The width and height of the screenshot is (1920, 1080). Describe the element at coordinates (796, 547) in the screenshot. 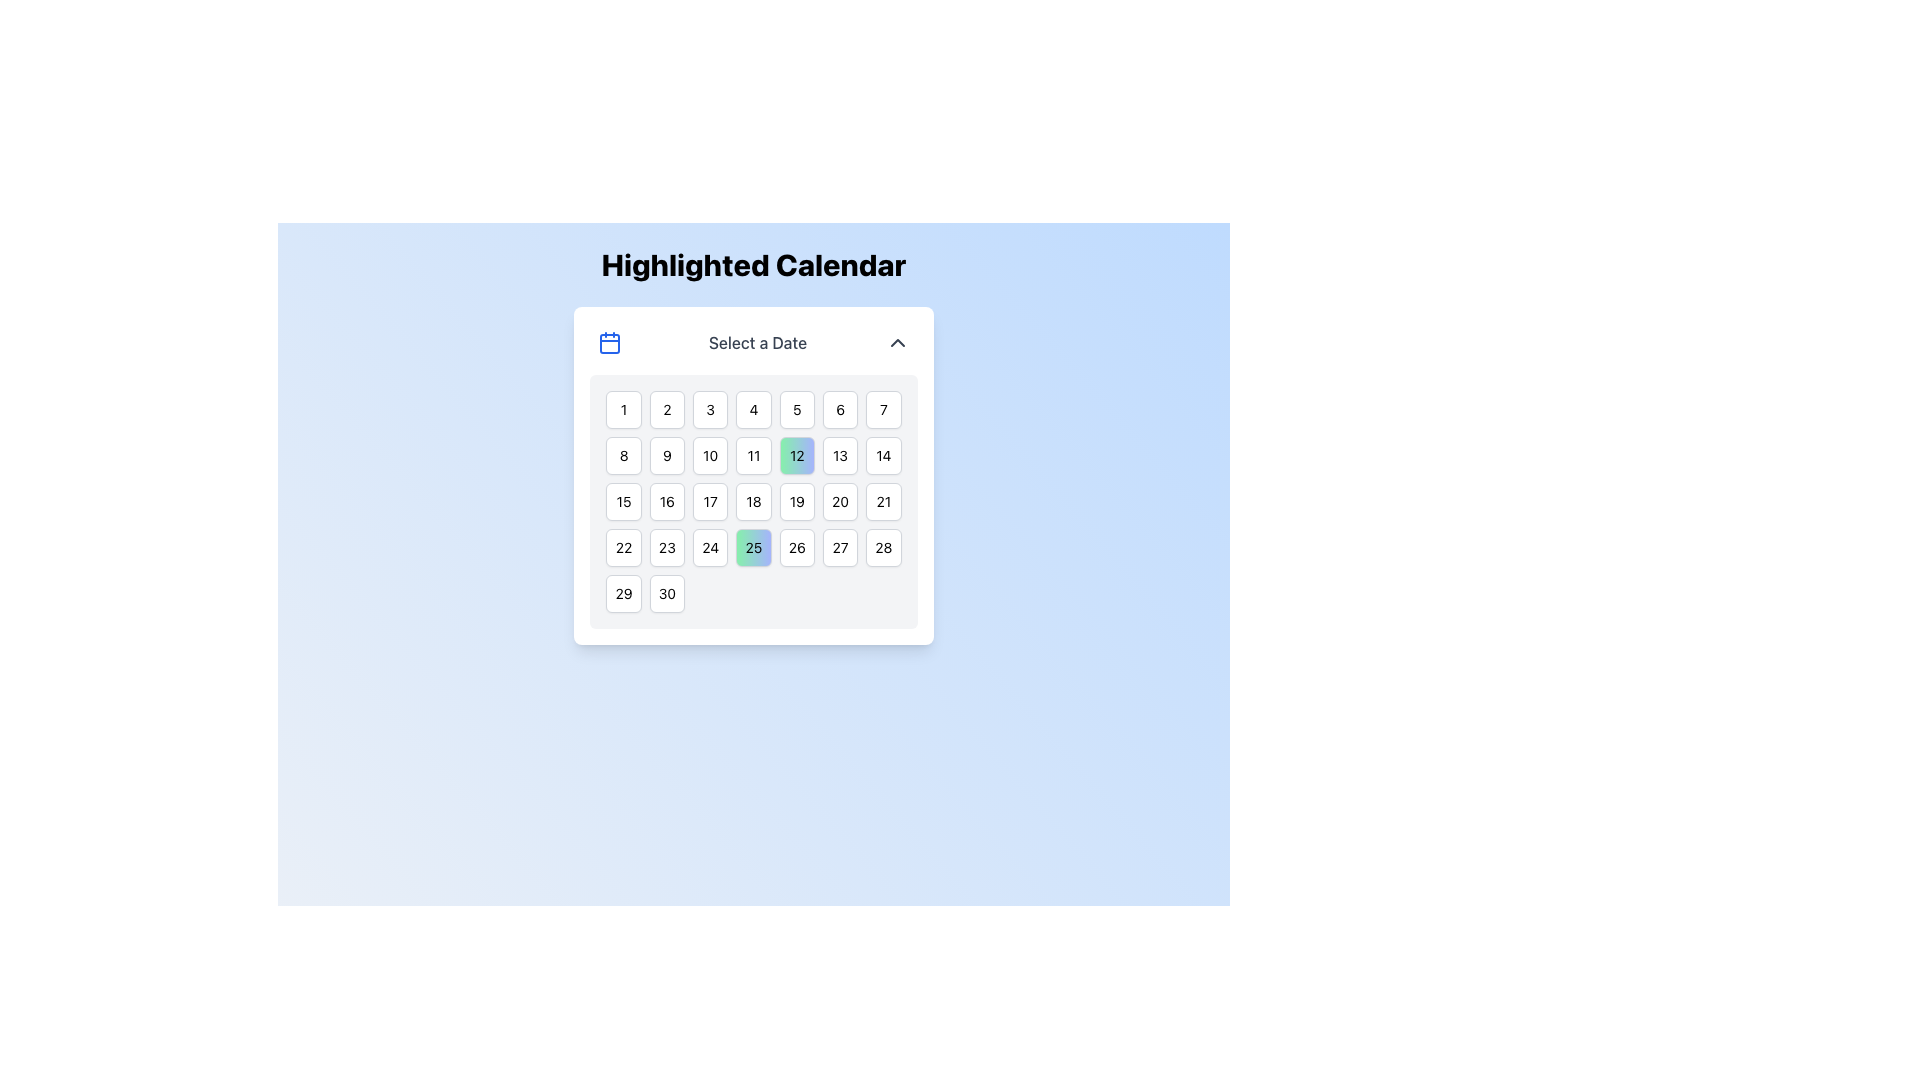

I see `the button labeled '26' in the date picker component` at that location.